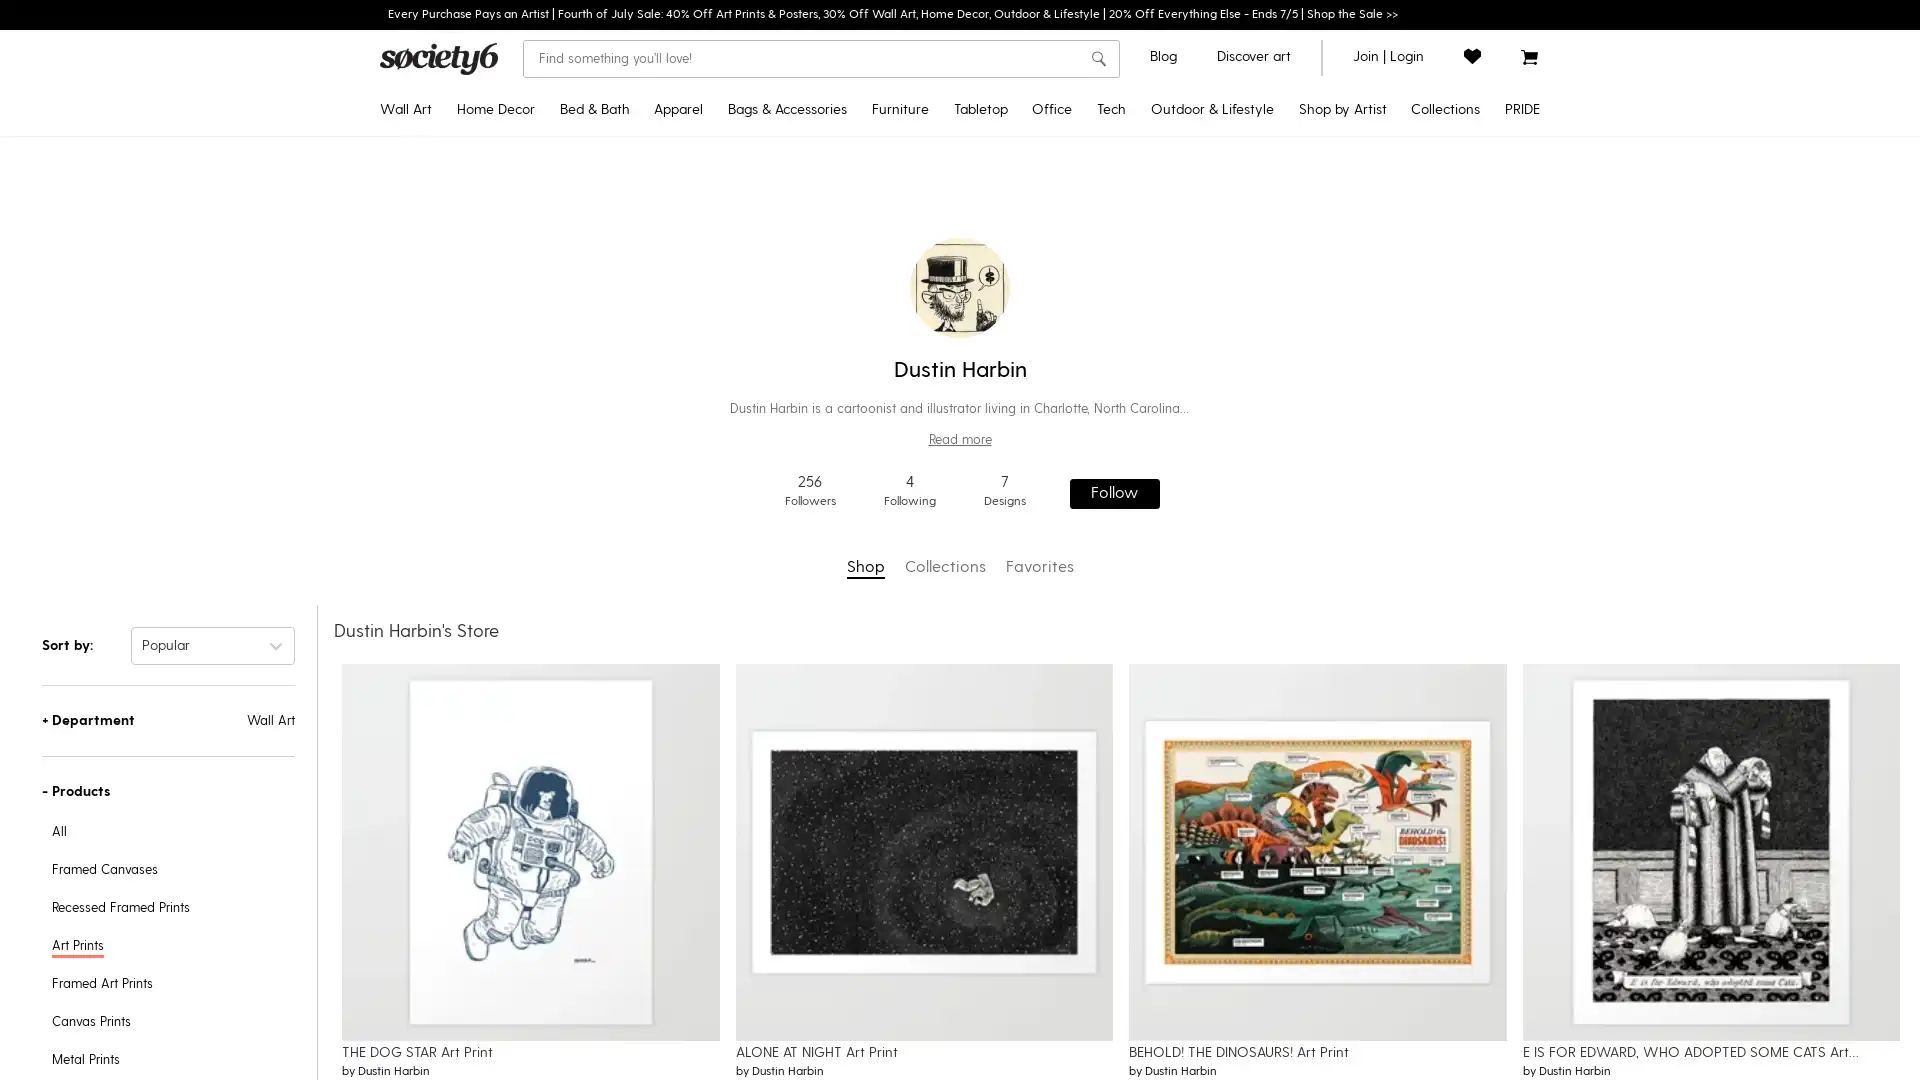 Image resolution: width=1920 pixels, height=1080 pixels. I want to click on join or login, so click(1387, 55).